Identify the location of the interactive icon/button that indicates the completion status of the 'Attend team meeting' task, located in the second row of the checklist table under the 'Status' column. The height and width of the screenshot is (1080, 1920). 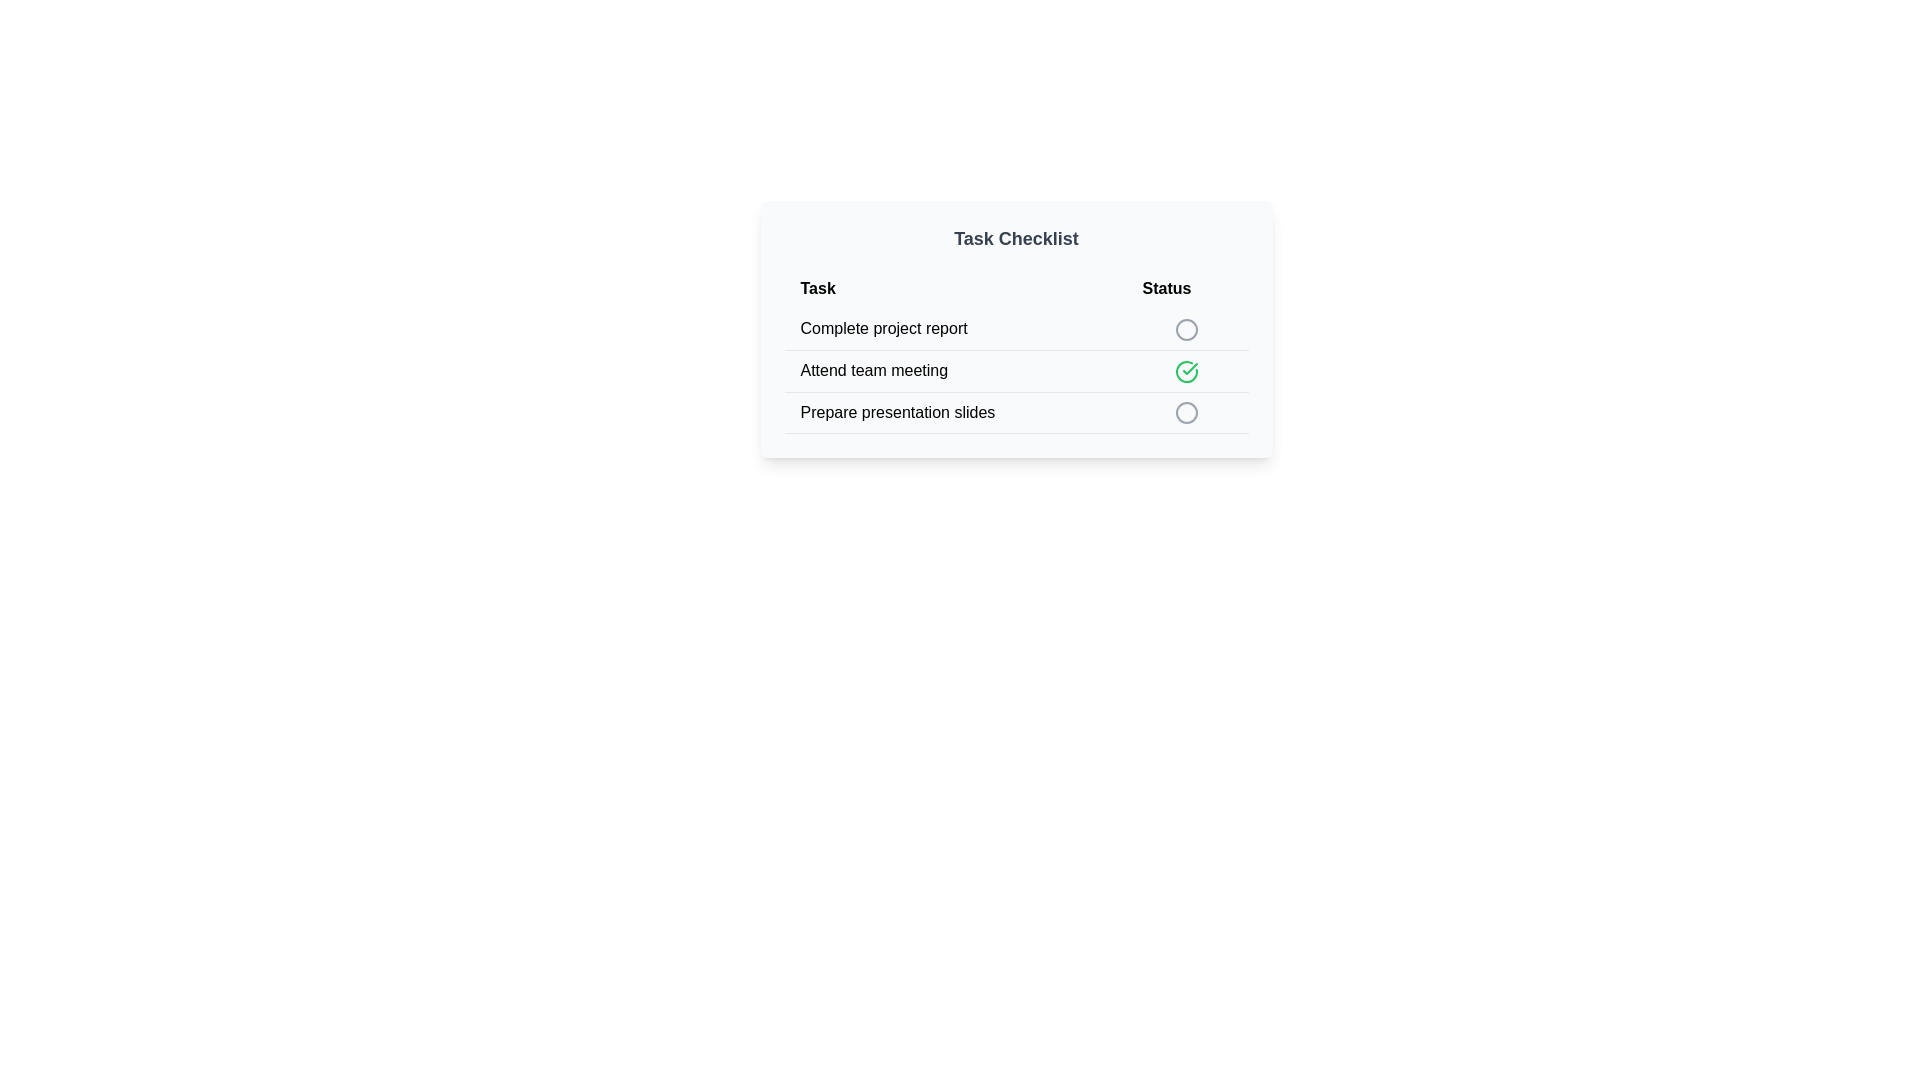
(1187, 371).